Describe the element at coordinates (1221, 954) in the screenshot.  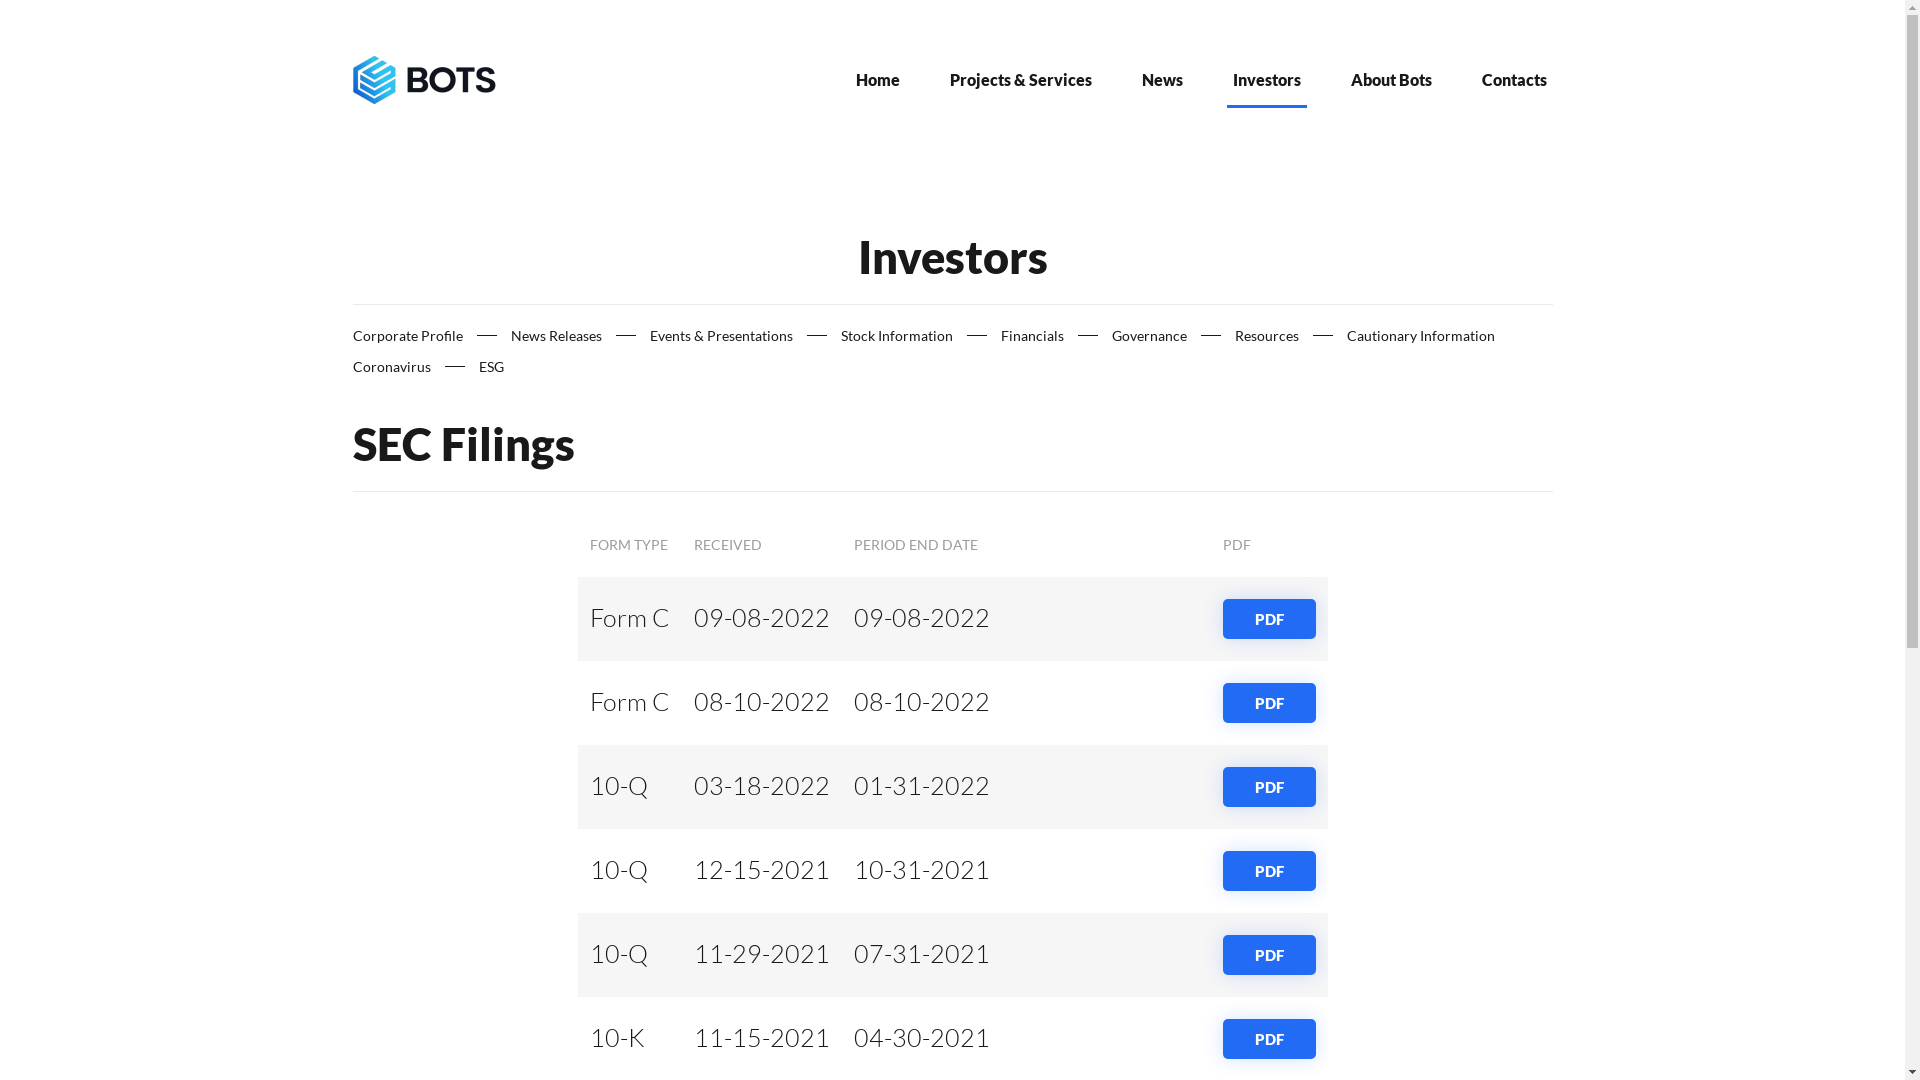
I see `'PDF'` at that location.